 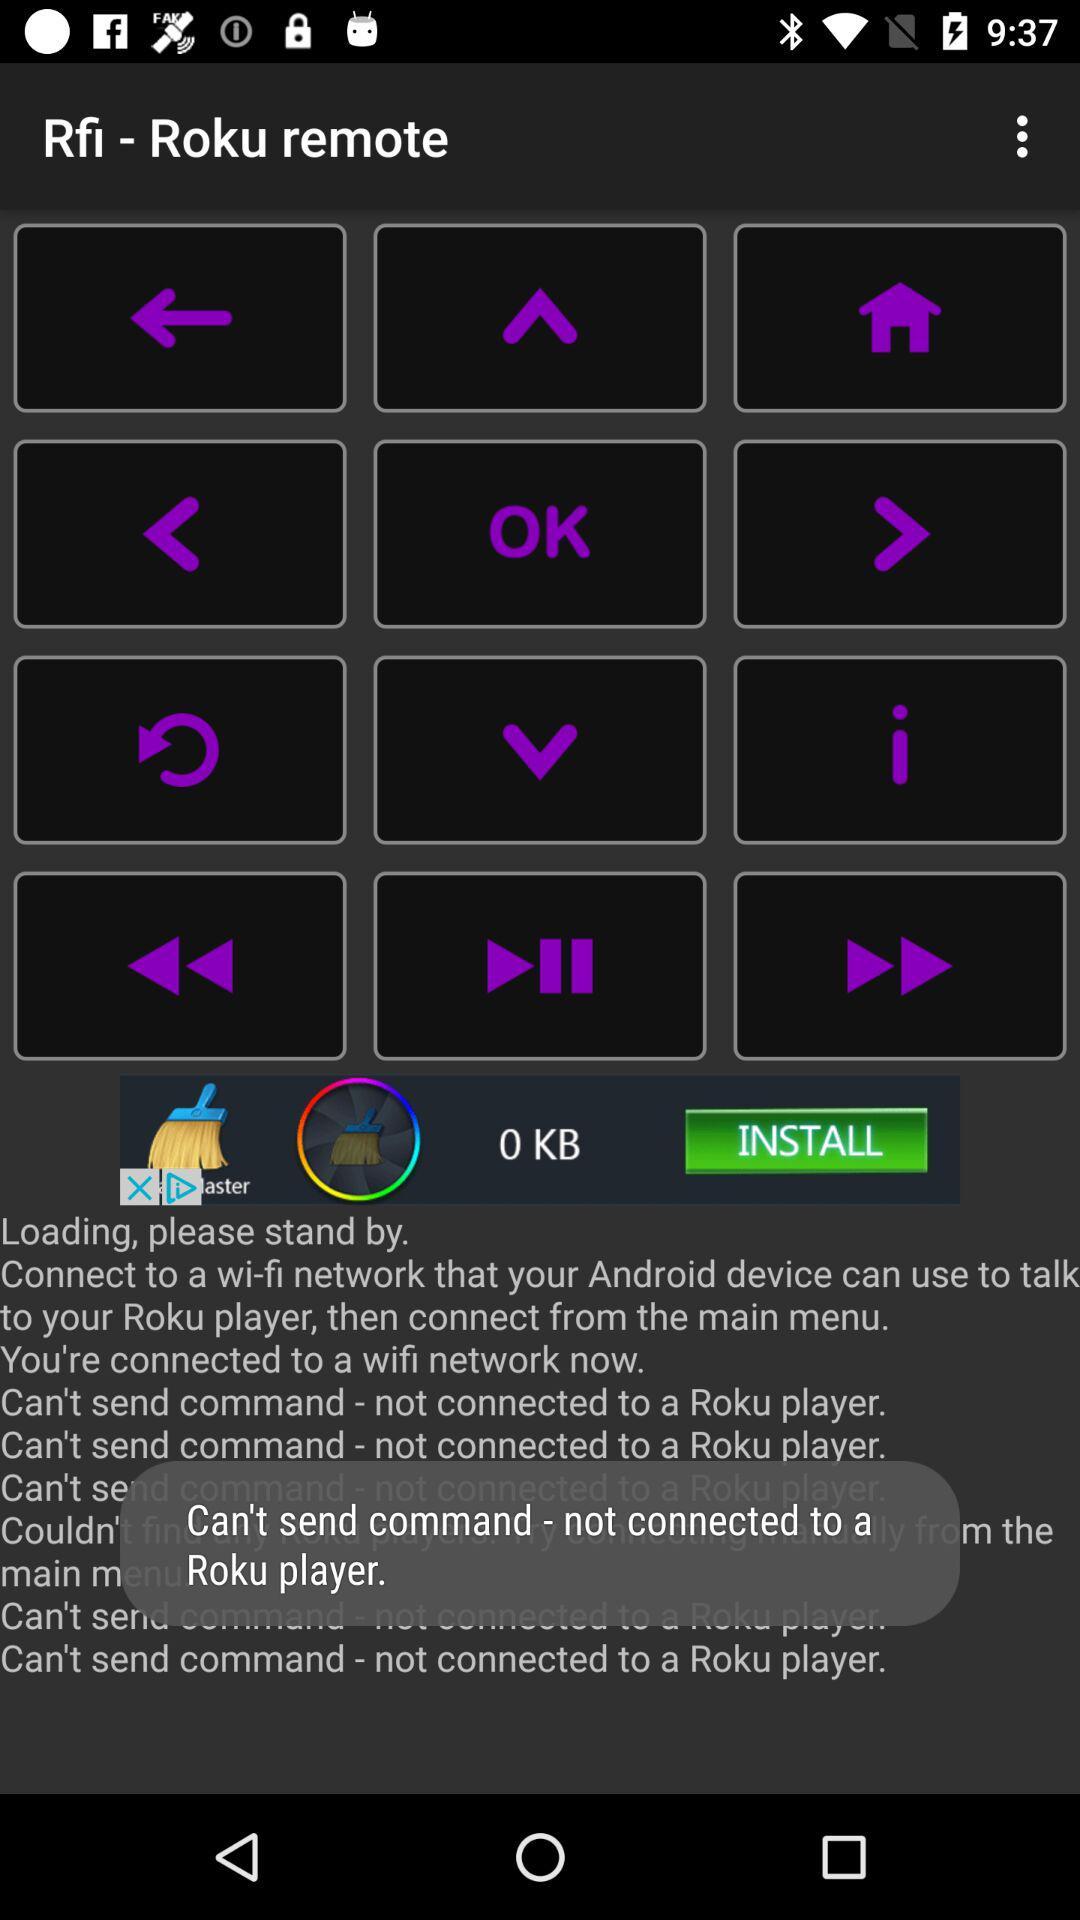 I want to click on clean install option, so click(x=540, y=1139).